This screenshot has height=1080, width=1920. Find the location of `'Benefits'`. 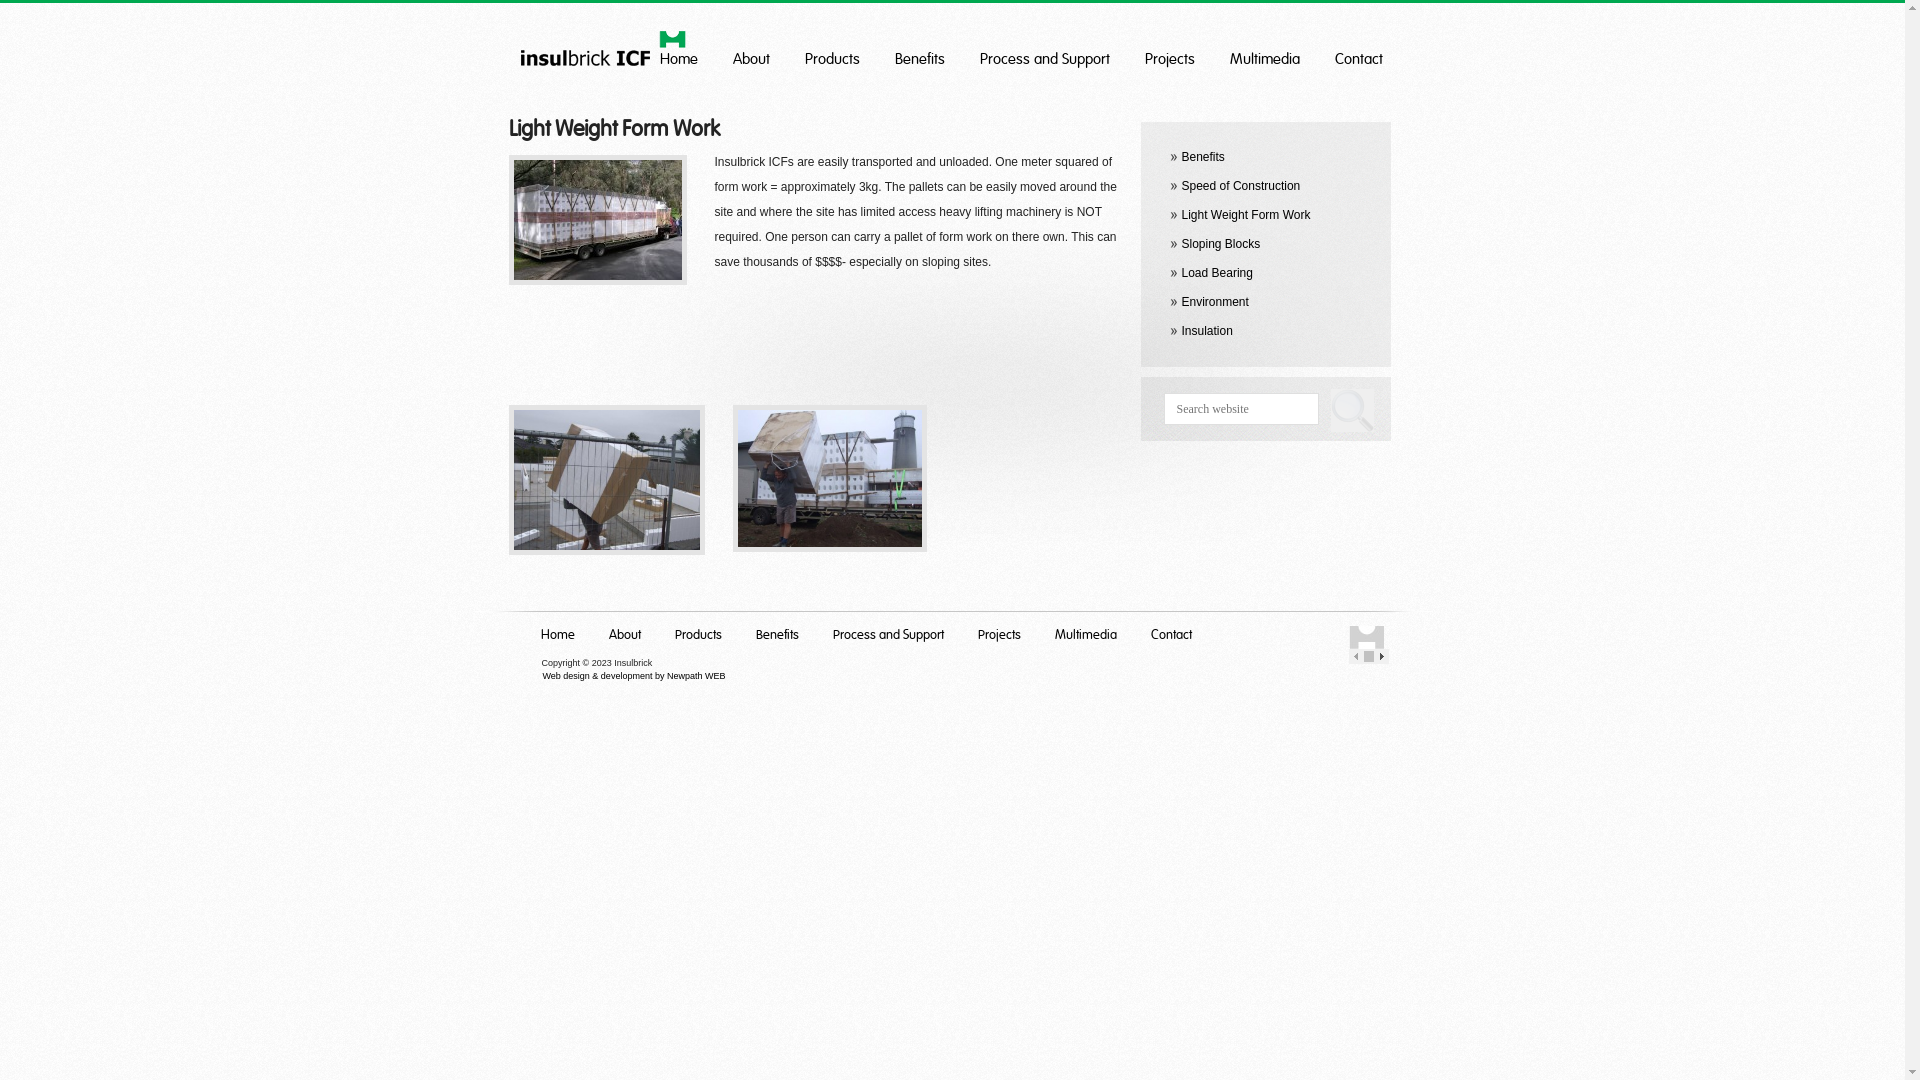

'Benefits' is located at coordinates (917, 53).